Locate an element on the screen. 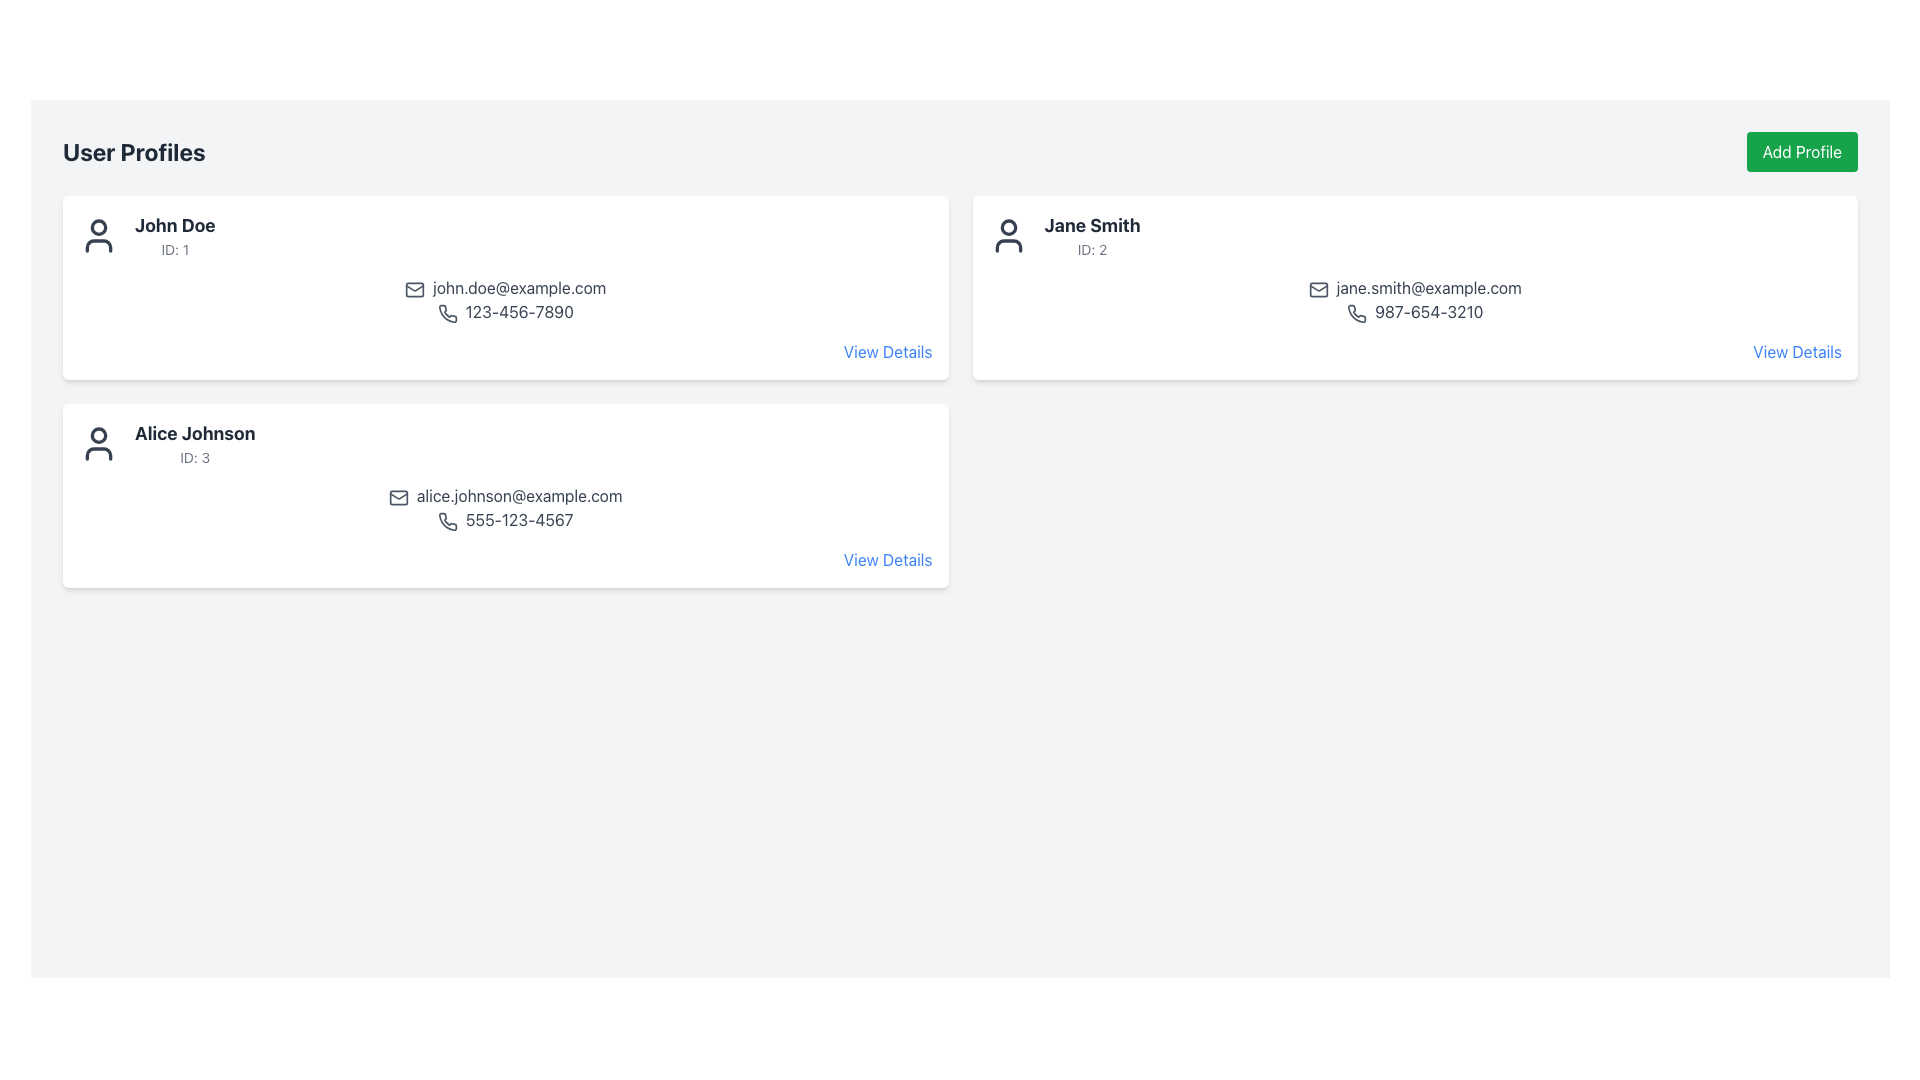 This screenshot has width=1920, height=1080. the email icon representing the address 'alice.johnson@example.com' located in the bottom-left area of the layout, directly to the left of the email text is located at coordinates (398, 496).